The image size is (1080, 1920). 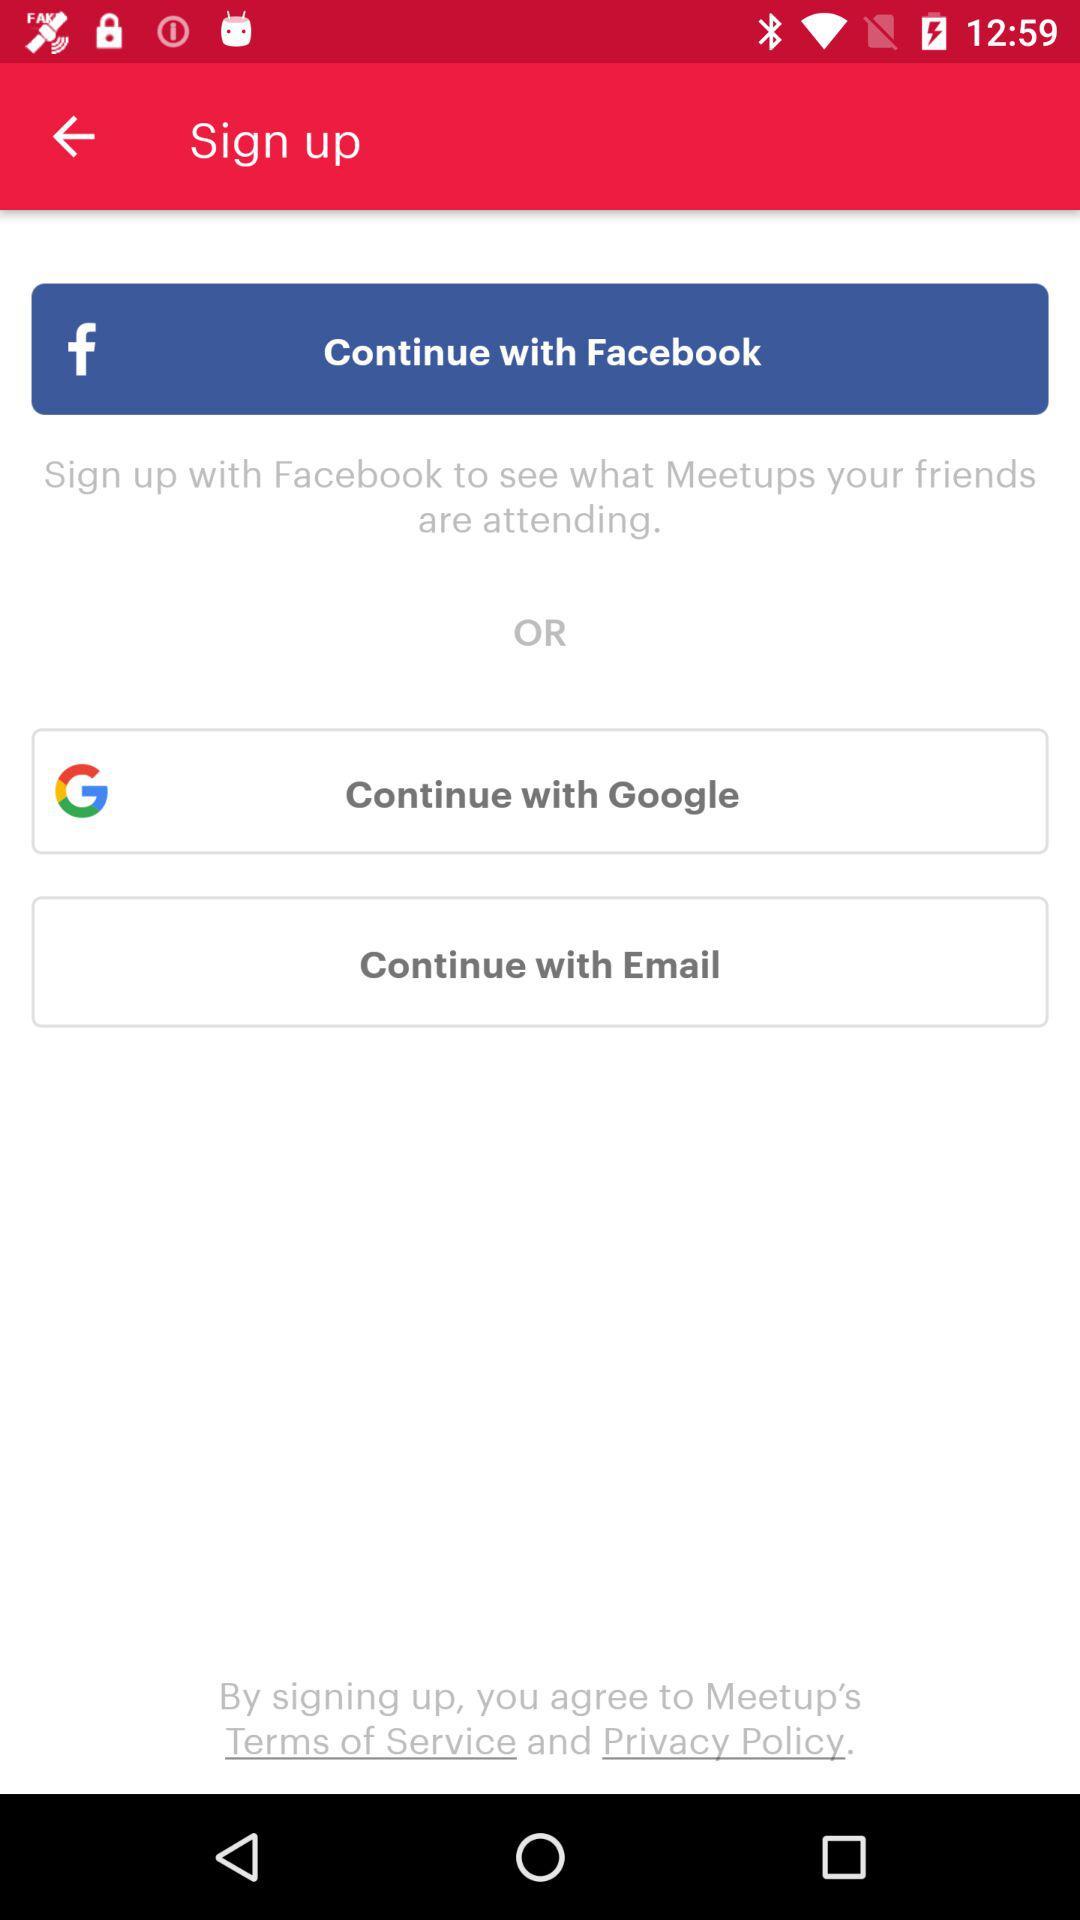 What do you see at coordinates (540, 1714) in the screenshot?
I see `by signing up` at bounding box center [540, 1714].